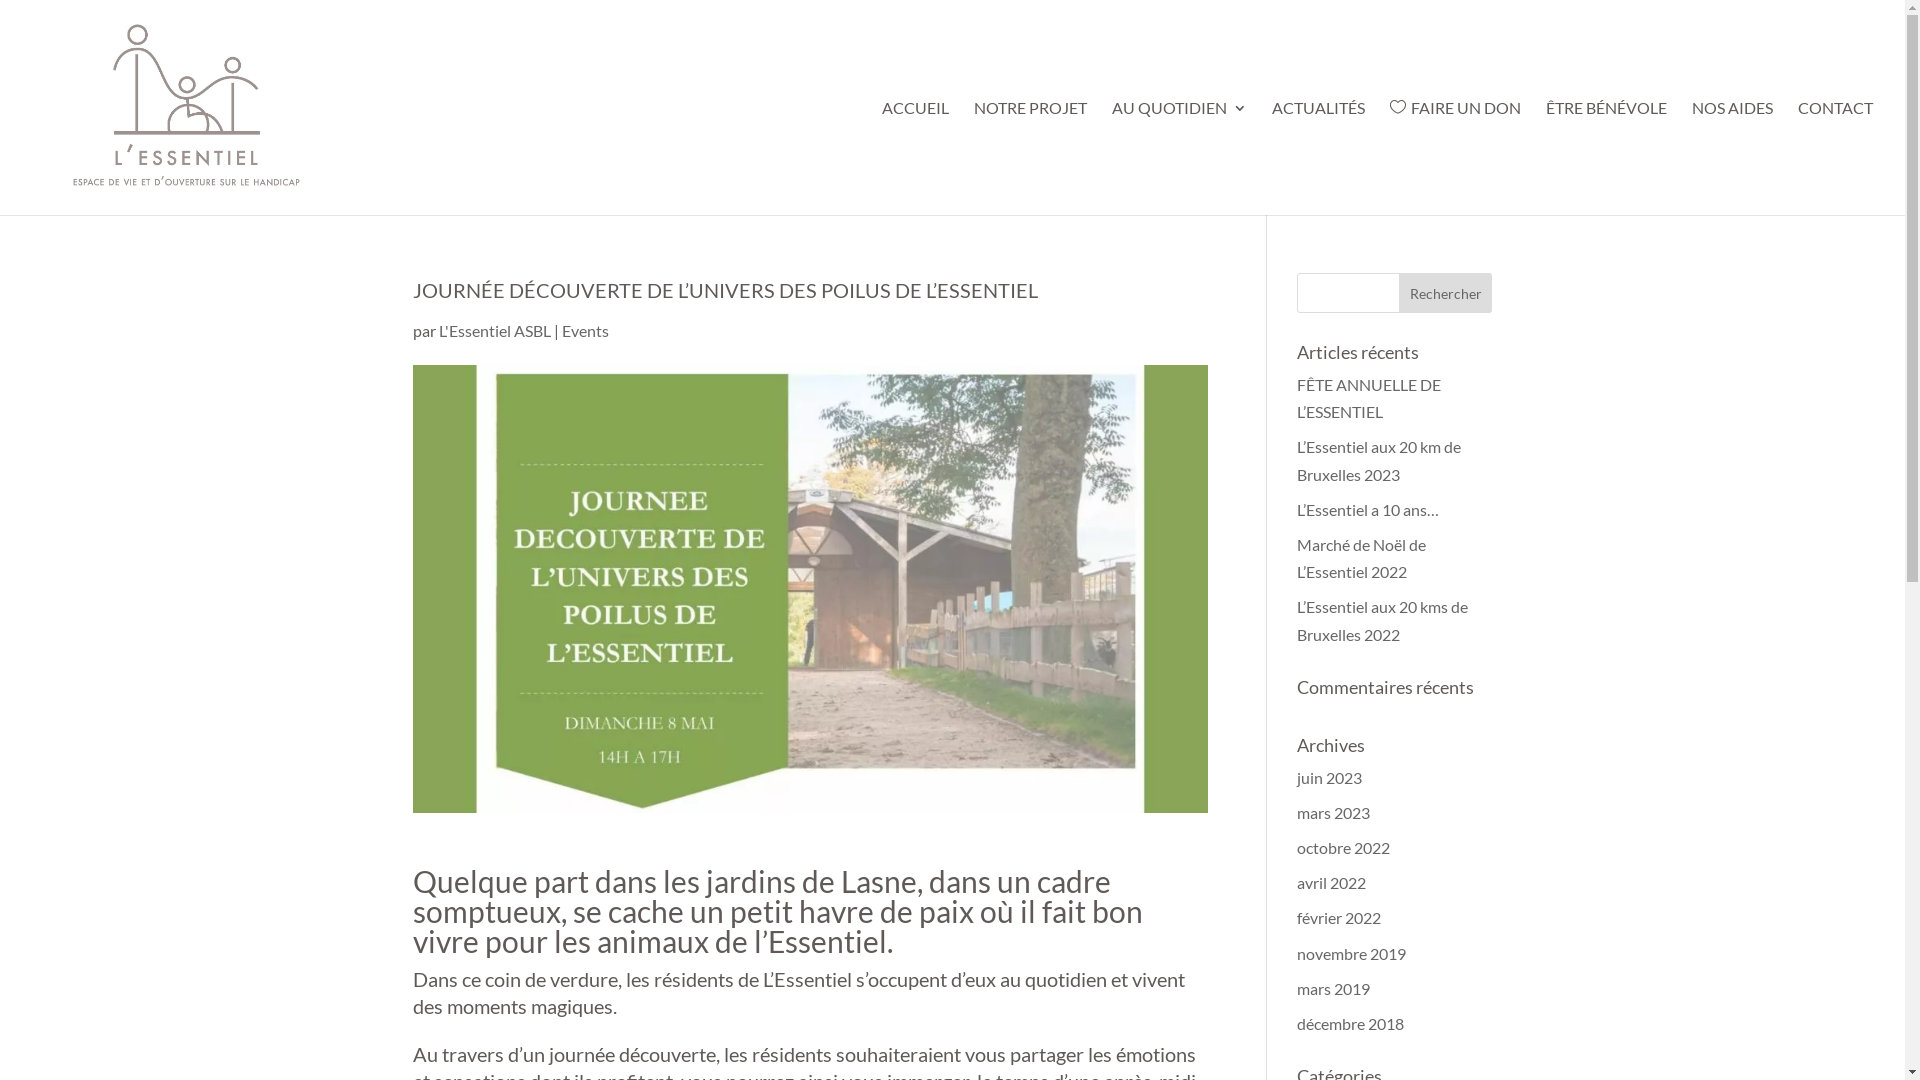 Image resolution: width=1920 pixels, height=1080 pixels. Describe the element at coordinates (1333, 987) in the screenshot. I see `'mars 2019'` at that location.